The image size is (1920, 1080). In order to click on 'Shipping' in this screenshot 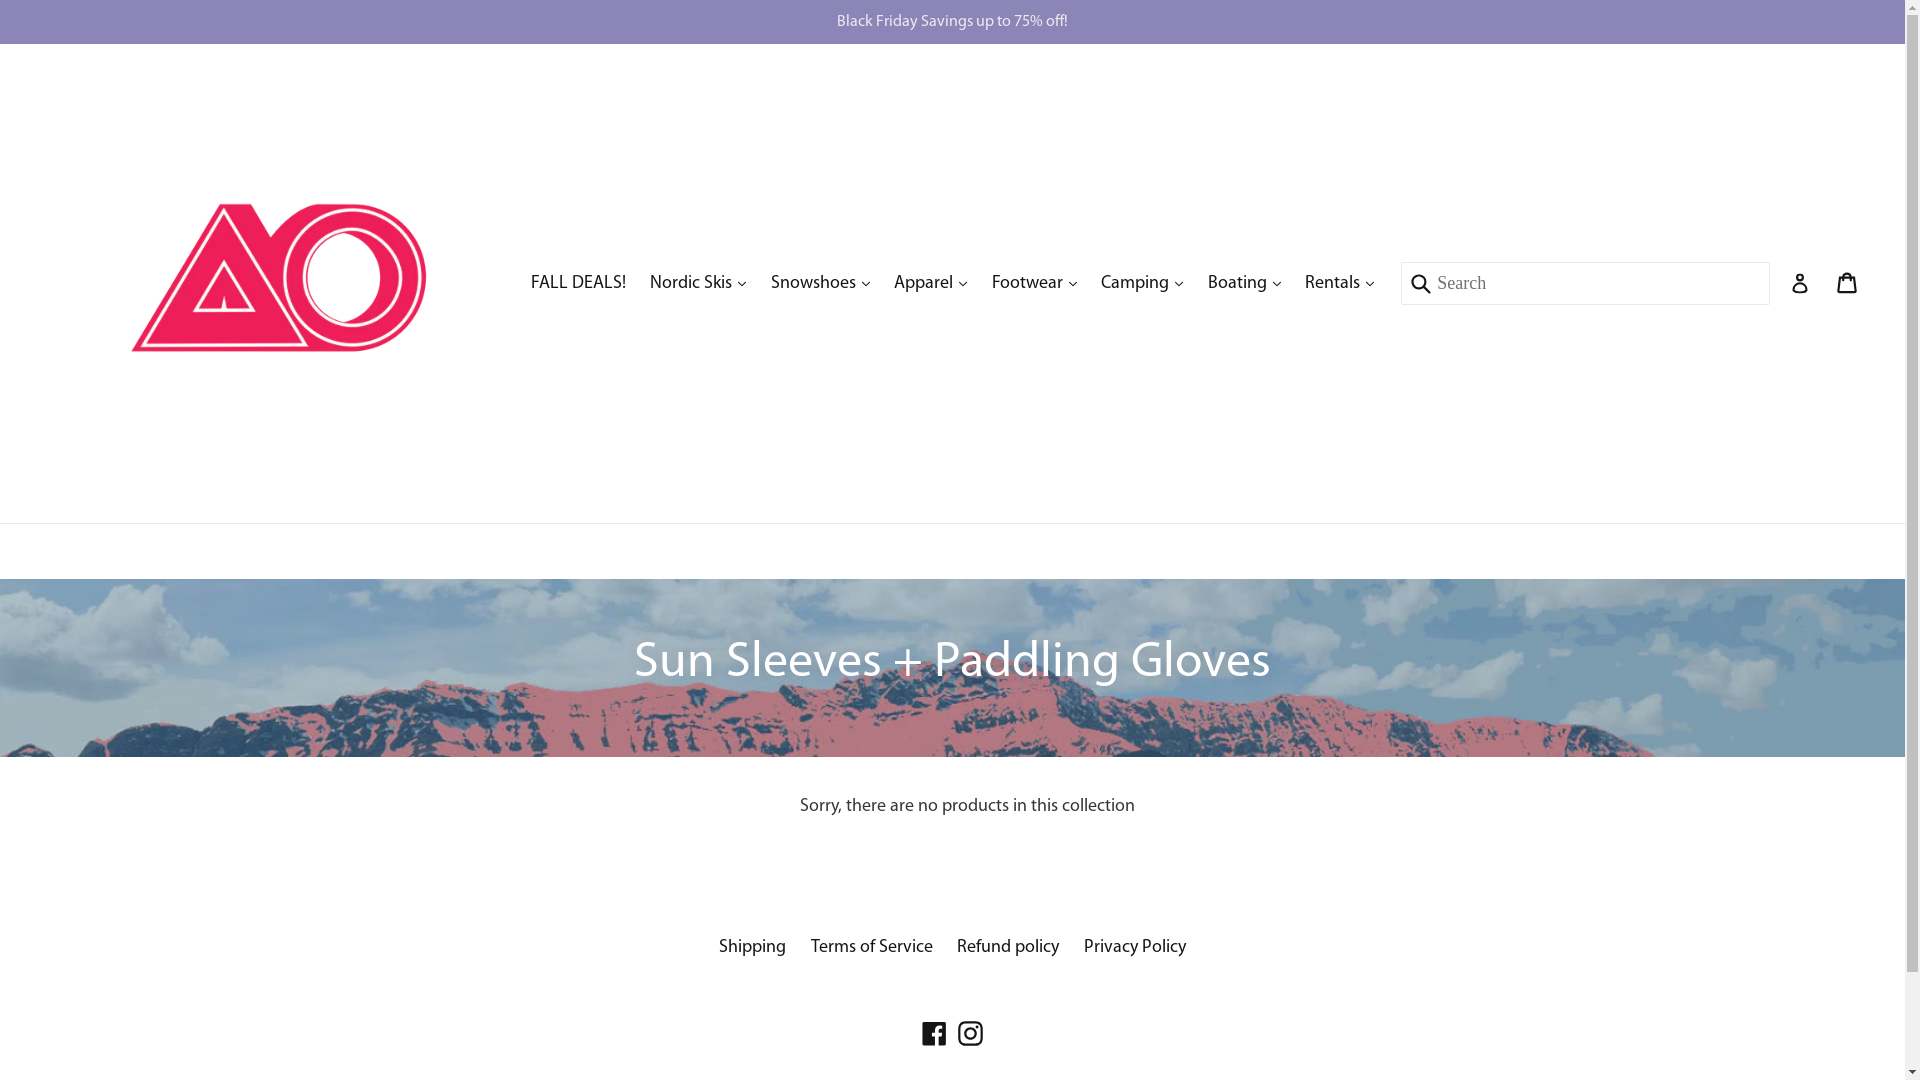, I will do `click(751, 946)`.